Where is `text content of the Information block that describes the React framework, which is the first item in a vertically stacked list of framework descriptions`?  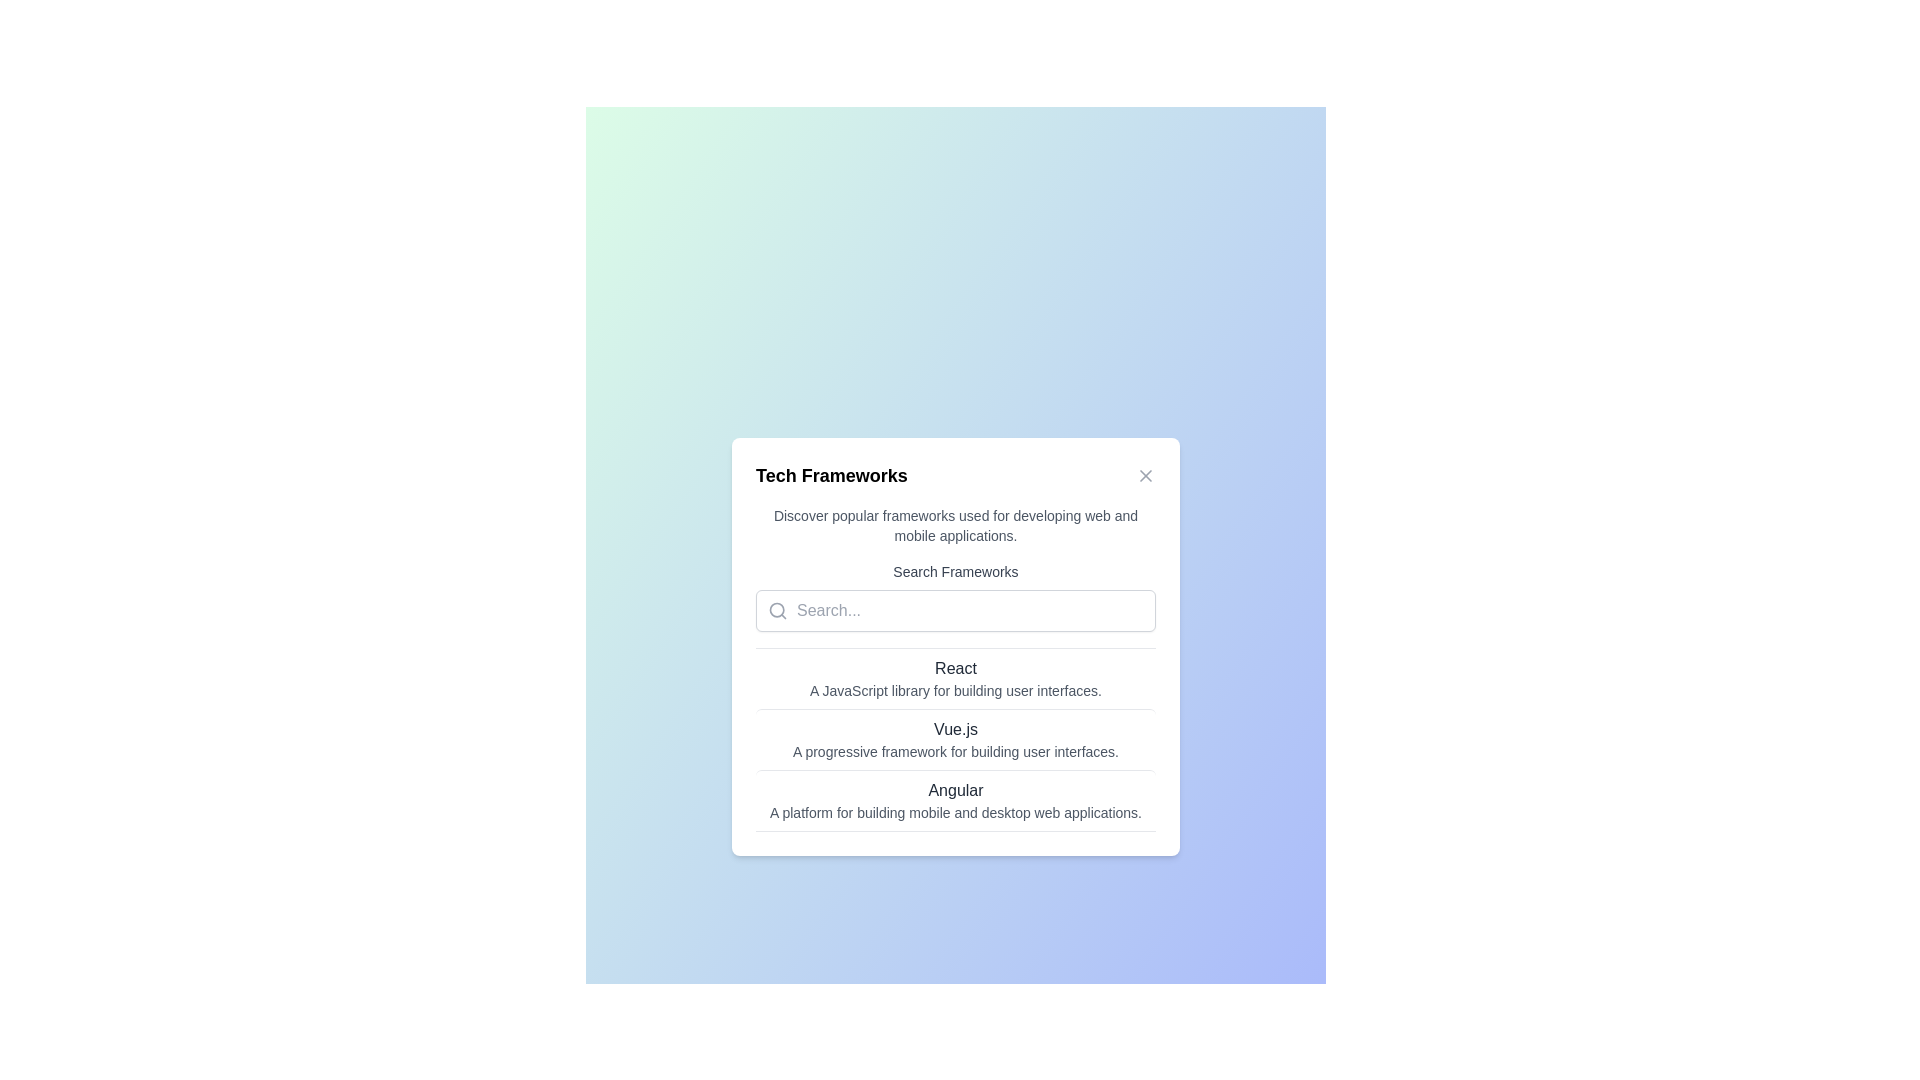
text content of the Information block that describes the React framework, which is the first item in a vertically stacked list of framework descriptions is located at coordinates (954, 677).